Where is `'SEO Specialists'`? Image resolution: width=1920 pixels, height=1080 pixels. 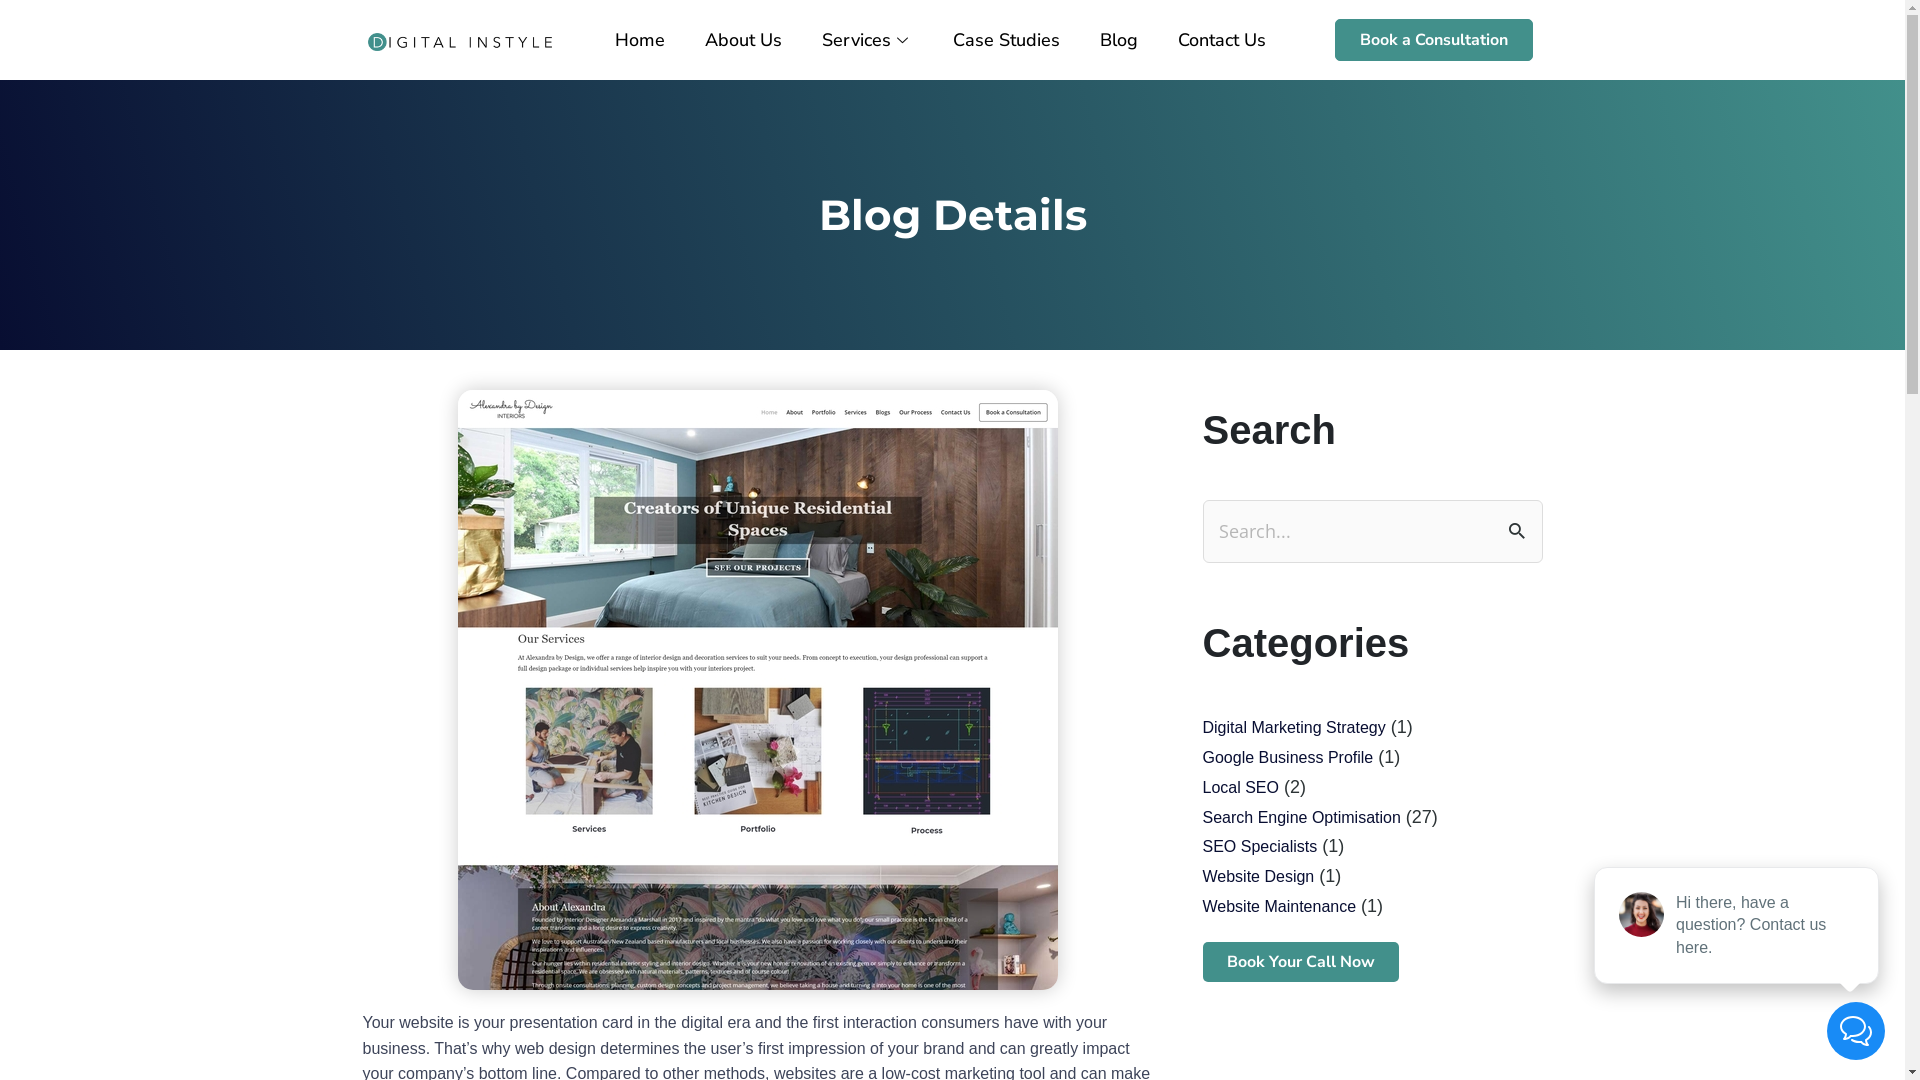 'SEO Specialists' is located at coordinates (1258, 846).